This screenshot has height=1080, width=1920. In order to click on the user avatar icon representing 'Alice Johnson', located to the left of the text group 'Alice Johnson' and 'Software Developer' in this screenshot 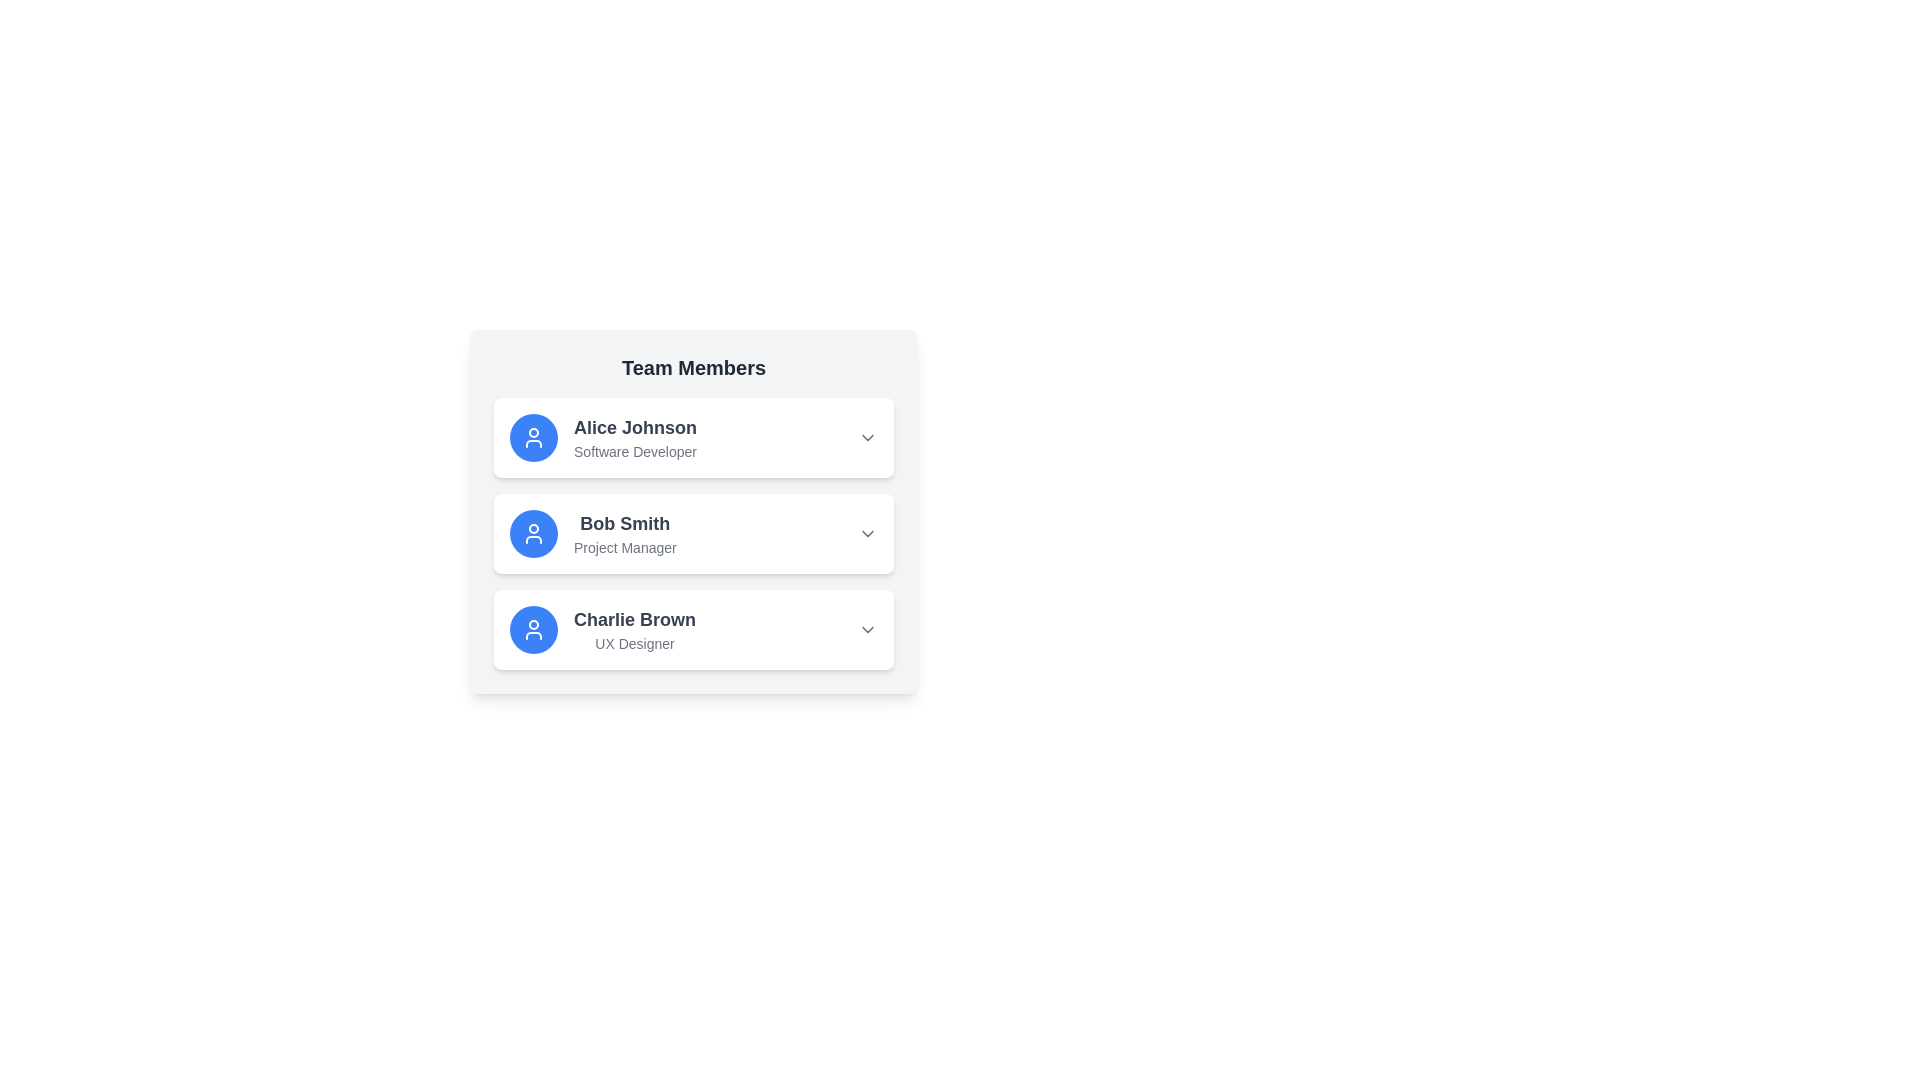, I will do `click(533, 437)`.